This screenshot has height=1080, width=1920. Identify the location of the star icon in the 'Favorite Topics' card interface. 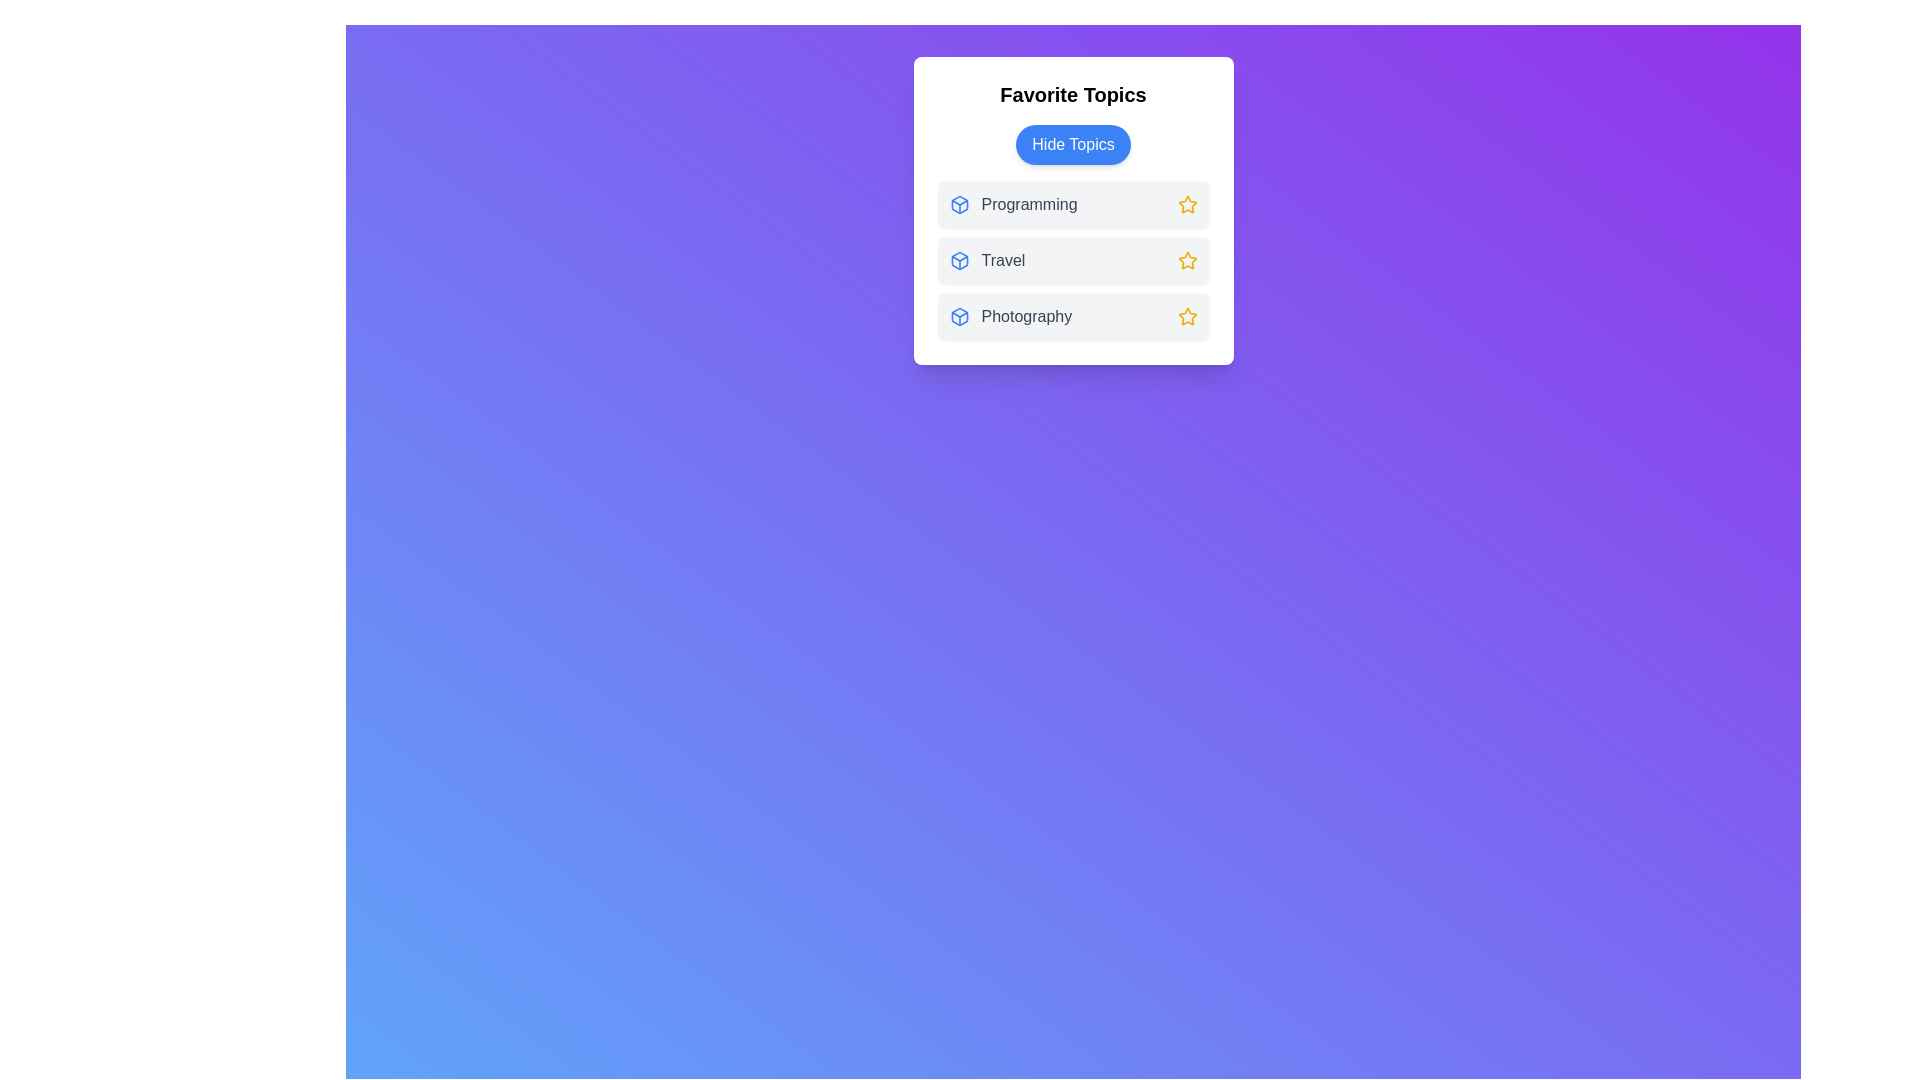
(1187, 315).